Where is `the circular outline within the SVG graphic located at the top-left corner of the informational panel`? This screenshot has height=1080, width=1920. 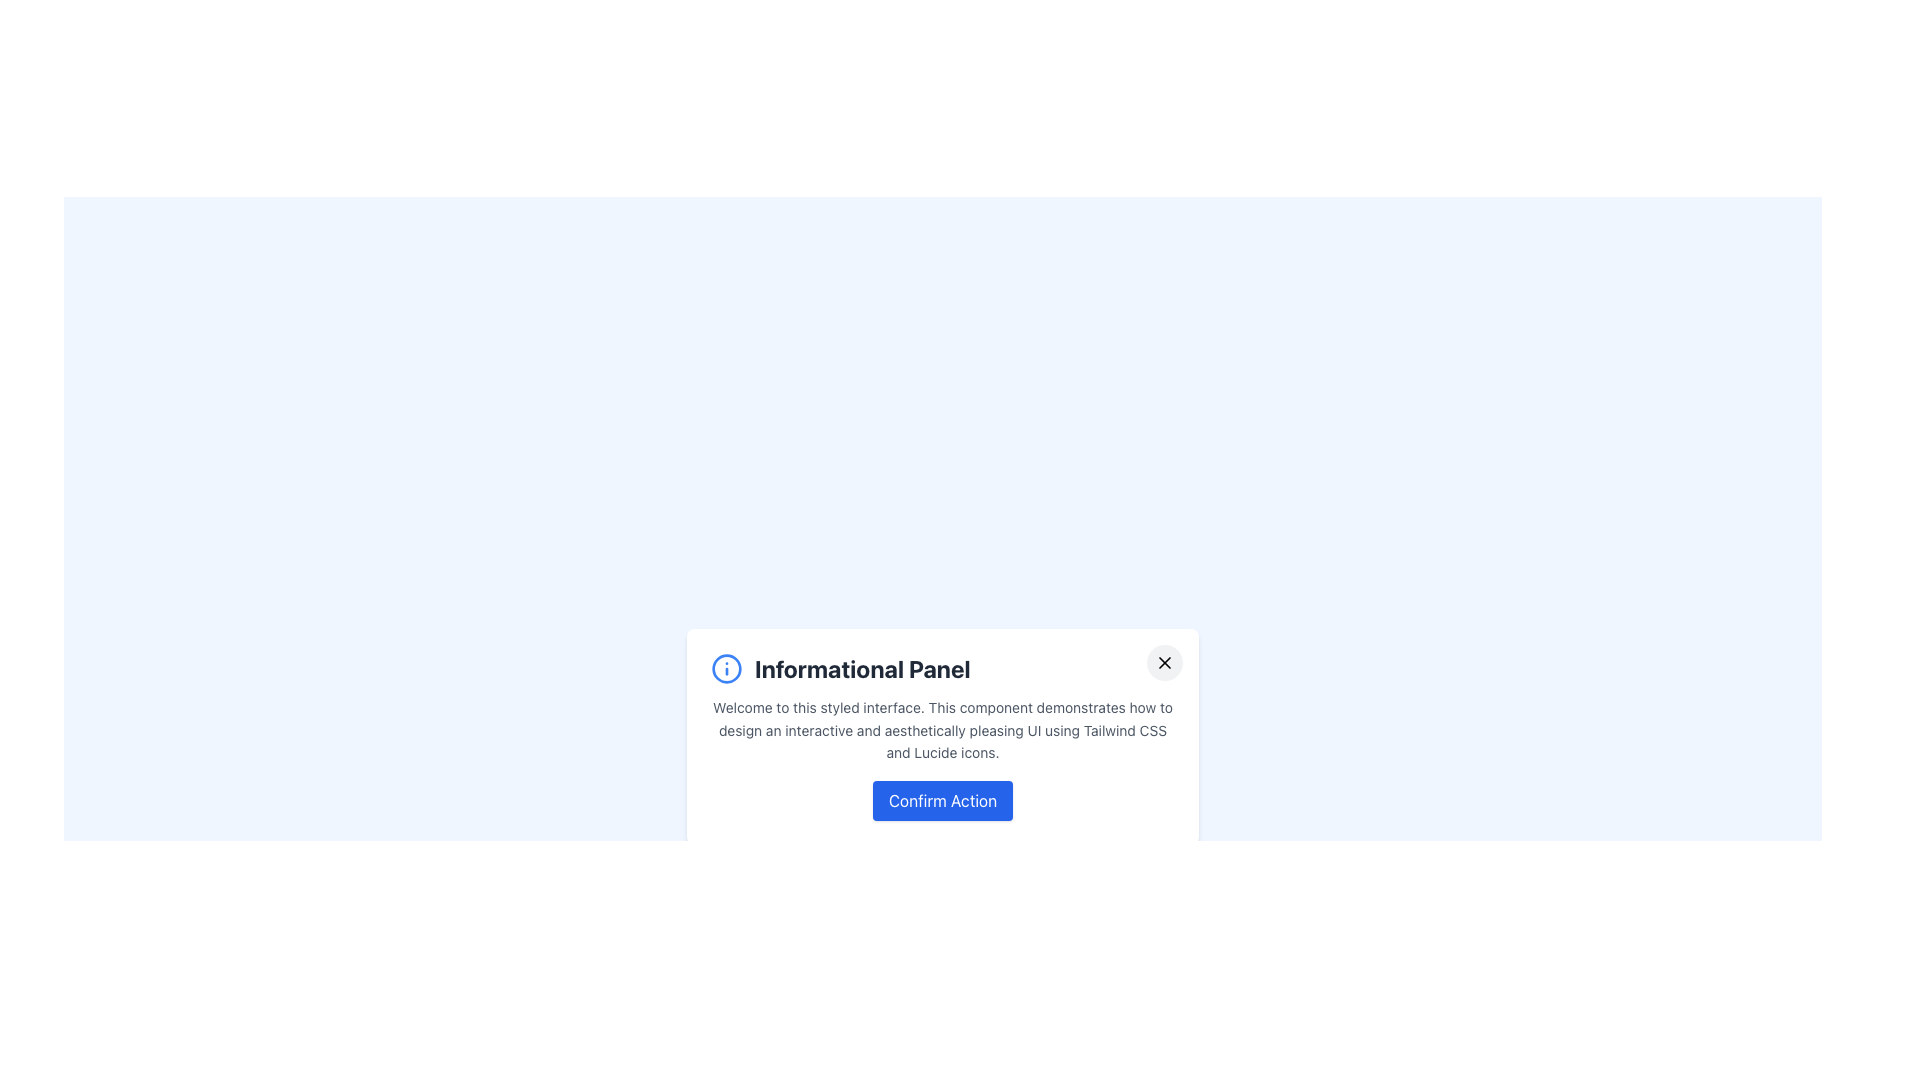 the circular outline within the SVG graphic located at the top-left corner of the informational panel is located at coordinates (725, 667).